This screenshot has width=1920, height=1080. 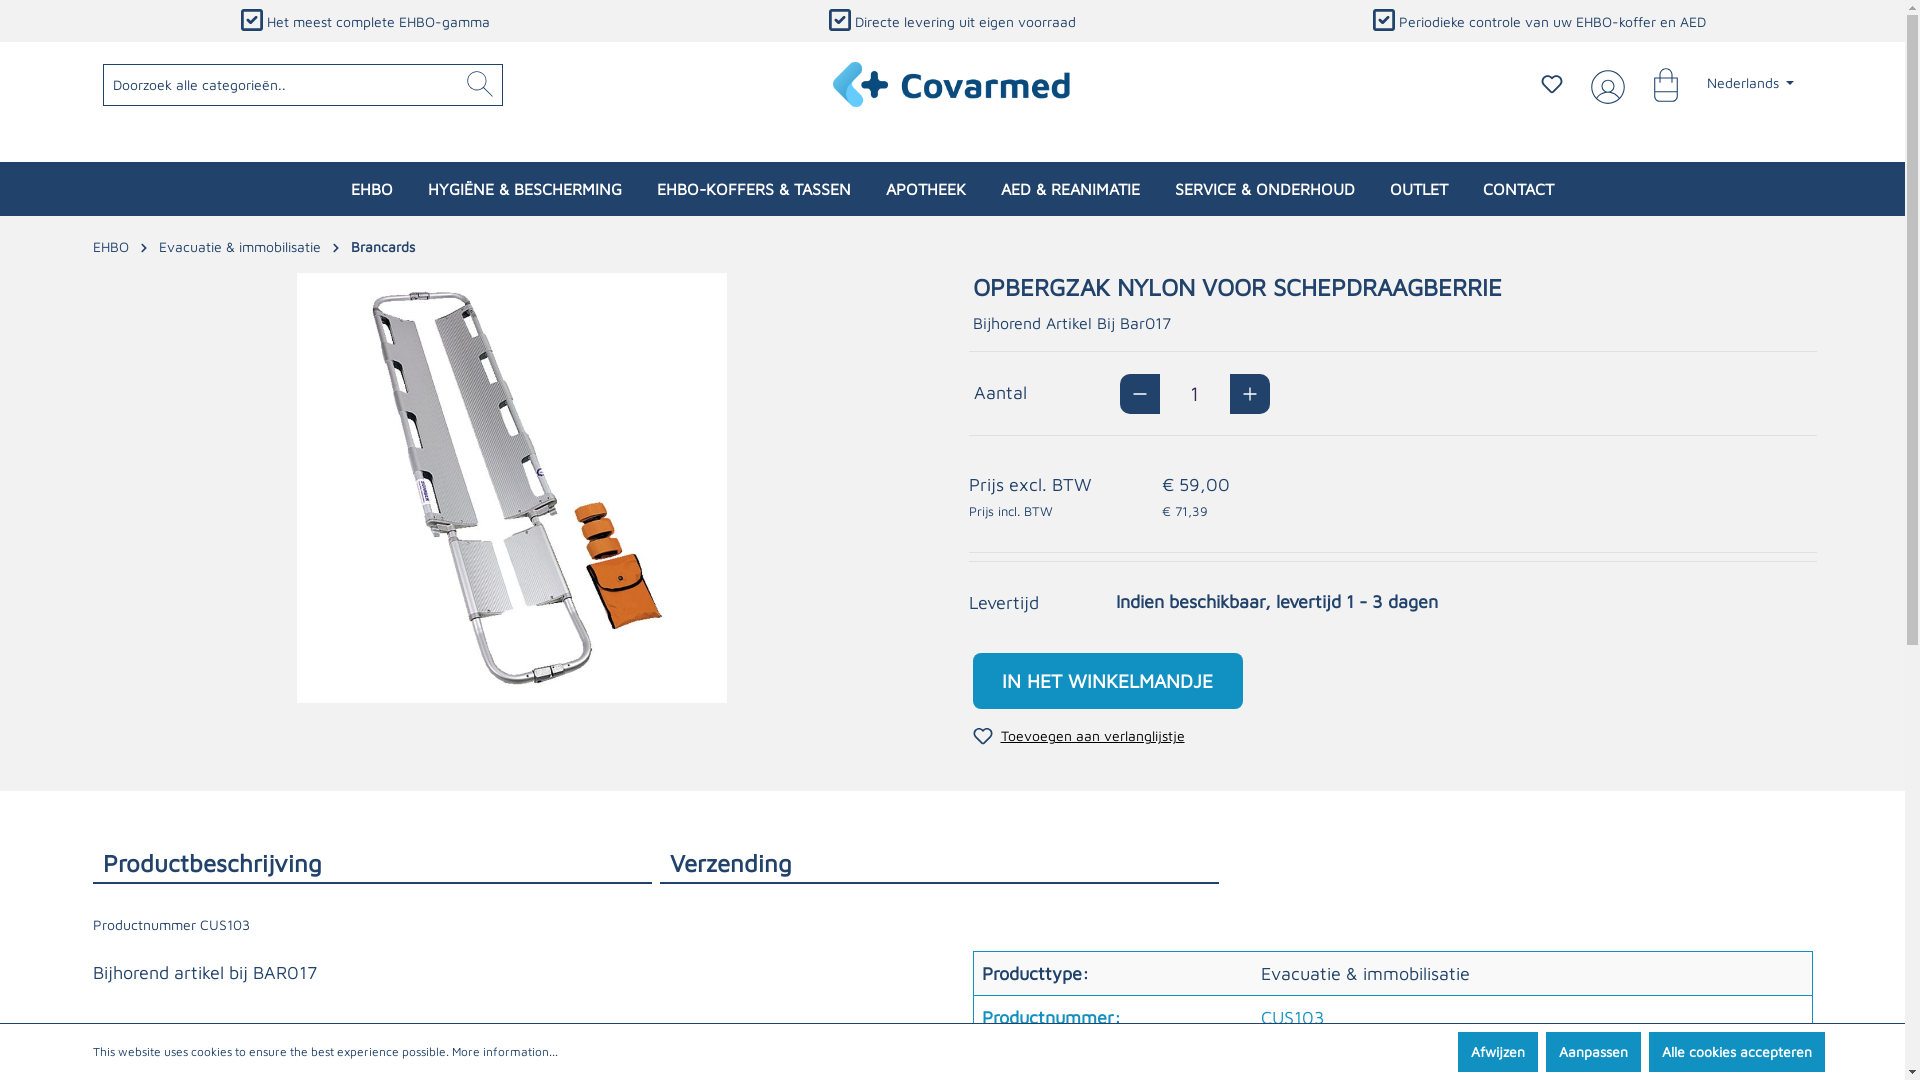 I want to click on 'Alle cookies accepteren', so click(x=1735, y=1051).